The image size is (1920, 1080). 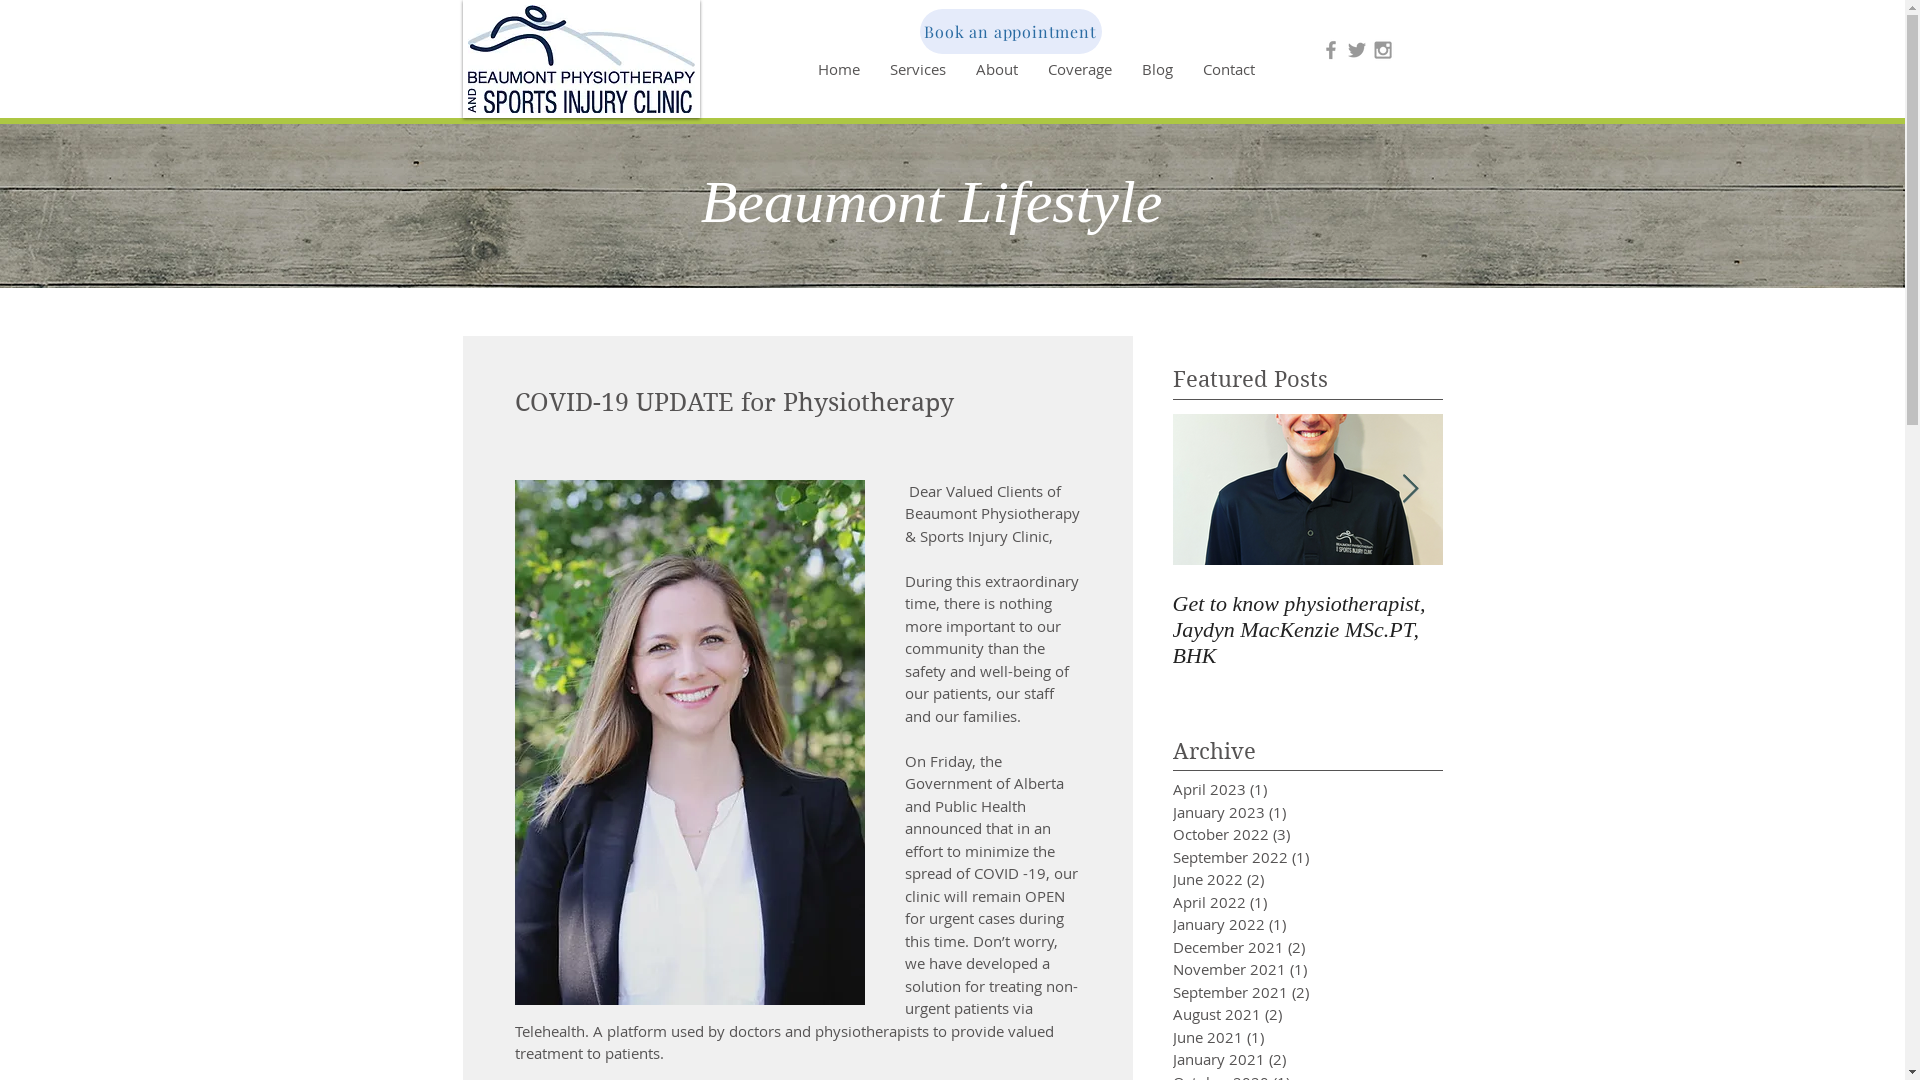 I want to click on 'Home', so click(x=838, y=68).